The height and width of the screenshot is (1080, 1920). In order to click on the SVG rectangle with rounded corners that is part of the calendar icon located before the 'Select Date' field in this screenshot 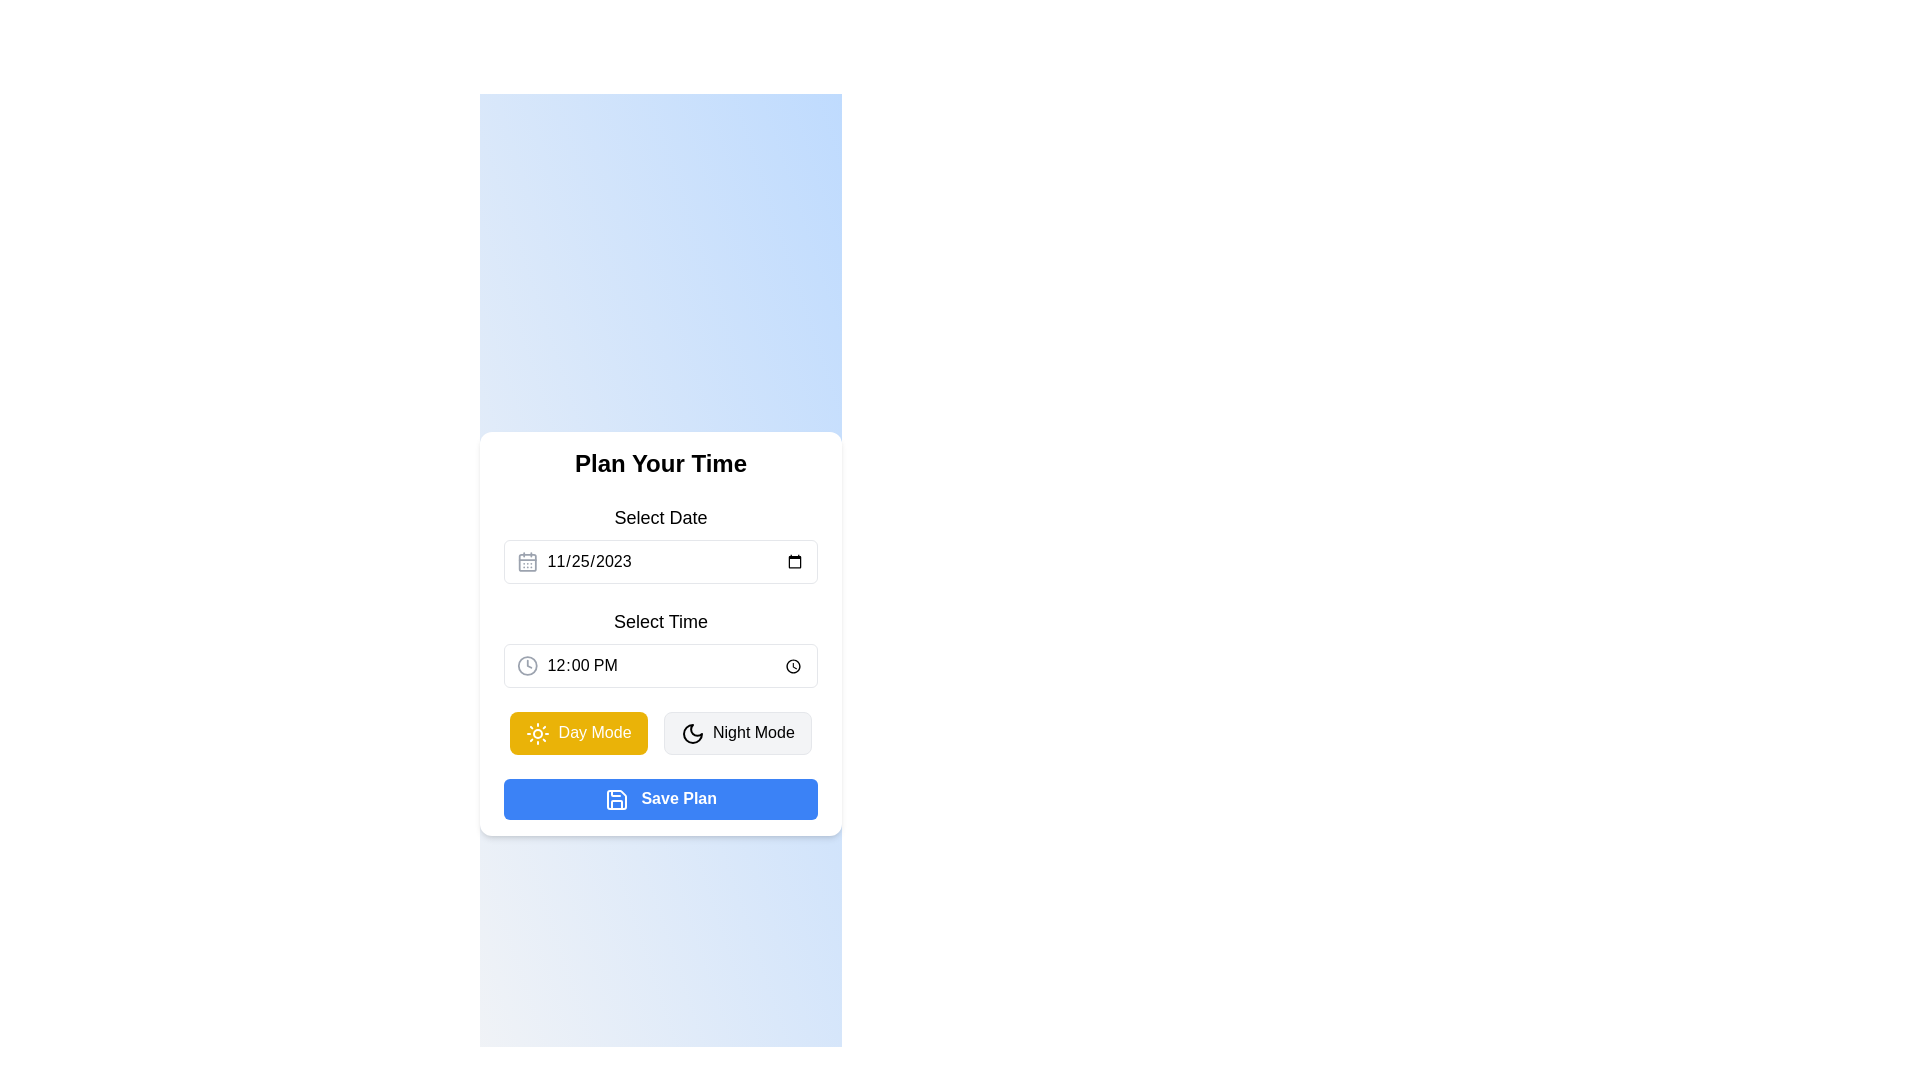, I will do `click(527, 563)`.